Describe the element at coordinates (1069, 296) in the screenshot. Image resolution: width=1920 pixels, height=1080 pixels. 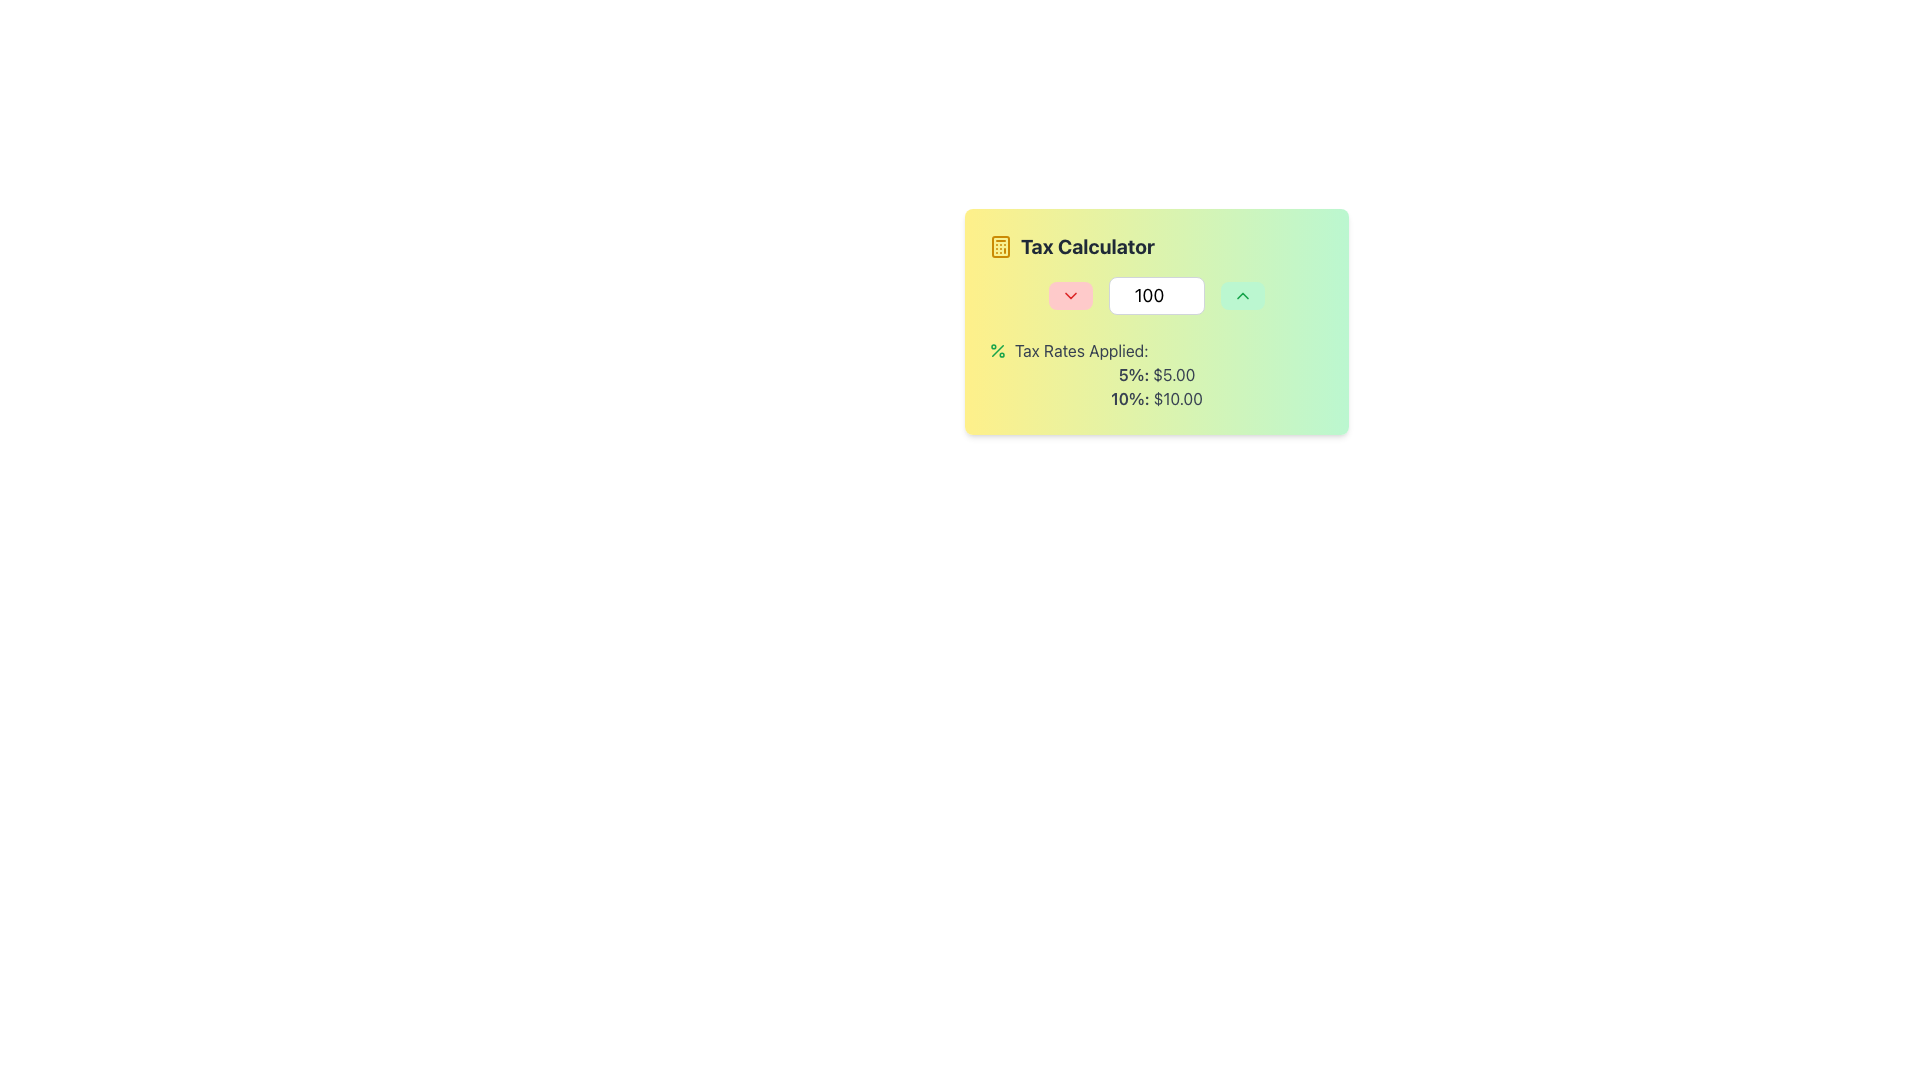
I see `the red button with a downward-pointing chevron icon located in the input section of the tax calculator interface` at that location.